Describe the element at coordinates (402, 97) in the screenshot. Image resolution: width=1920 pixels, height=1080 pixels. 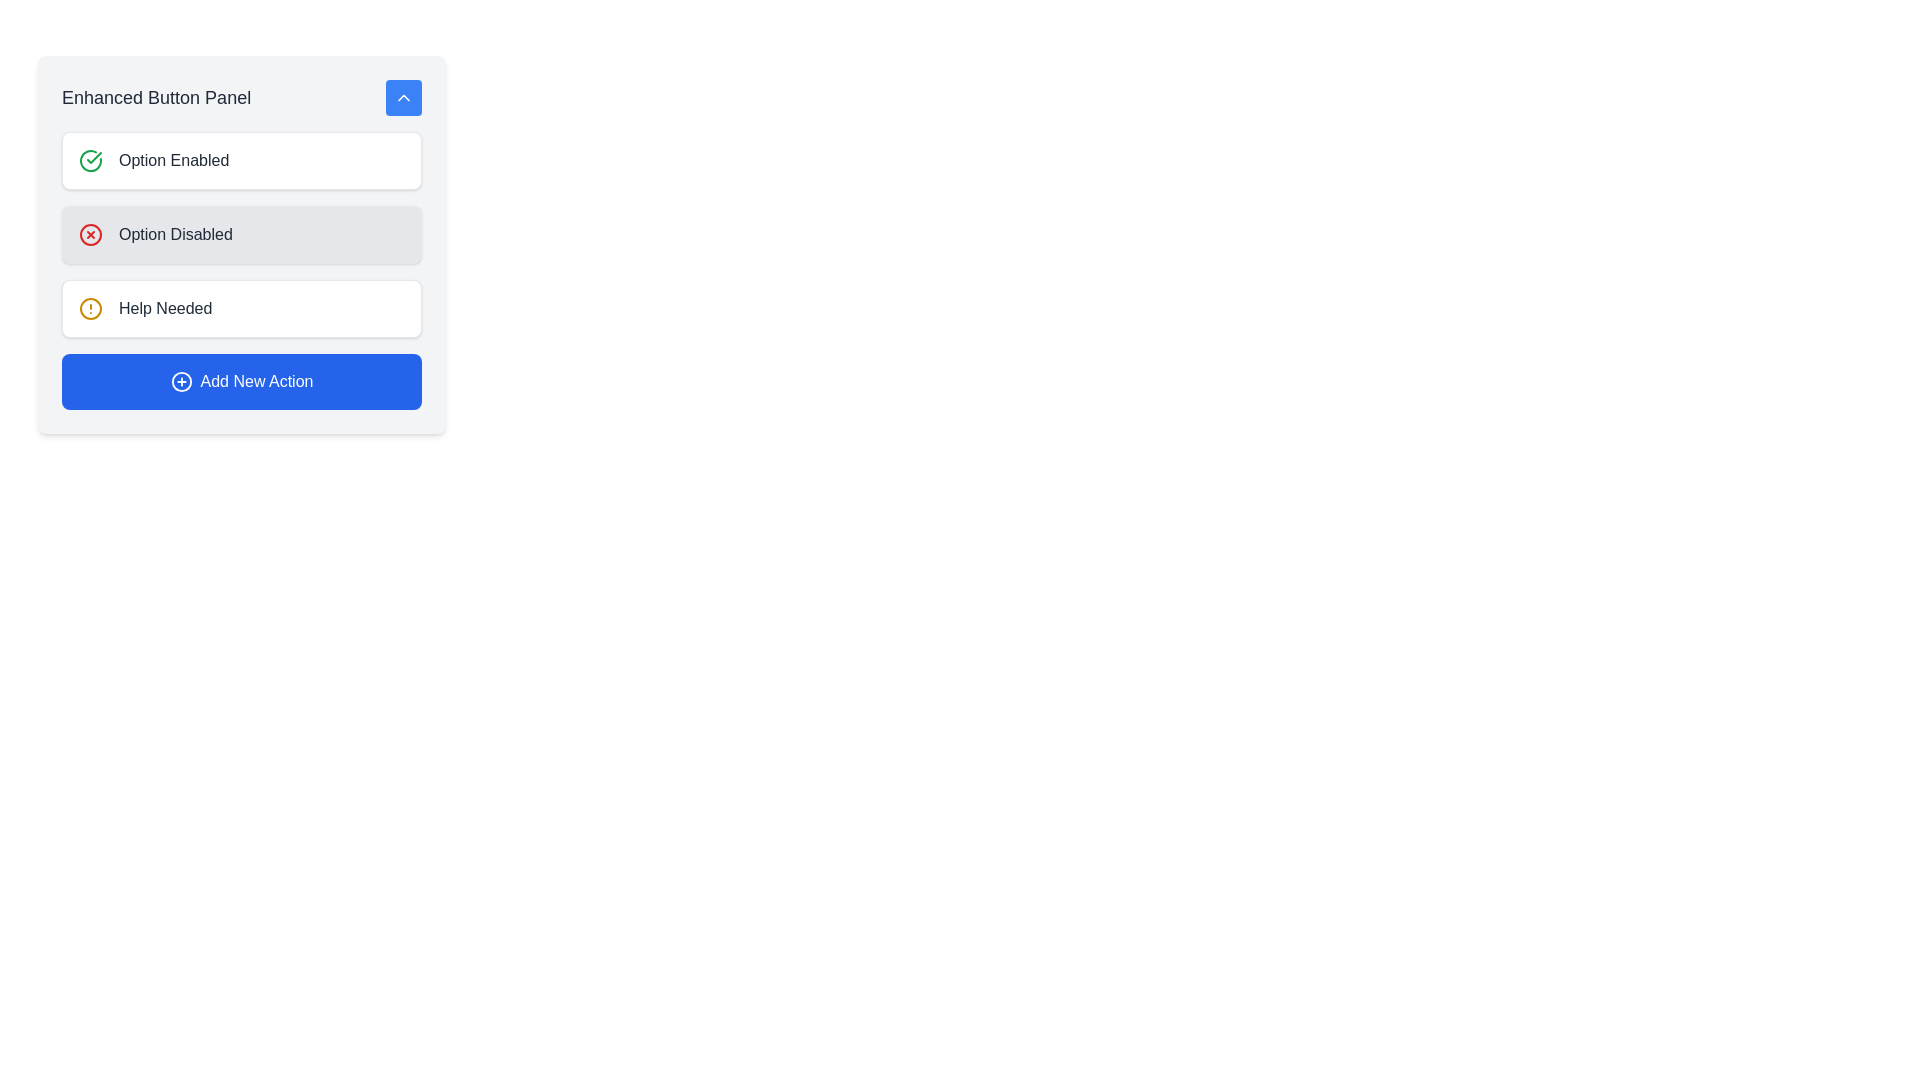
I see `the upward-pointing chevron icon located on the rounded blue button at the top-right of the 'Enhanced Button Panel'` at that location.